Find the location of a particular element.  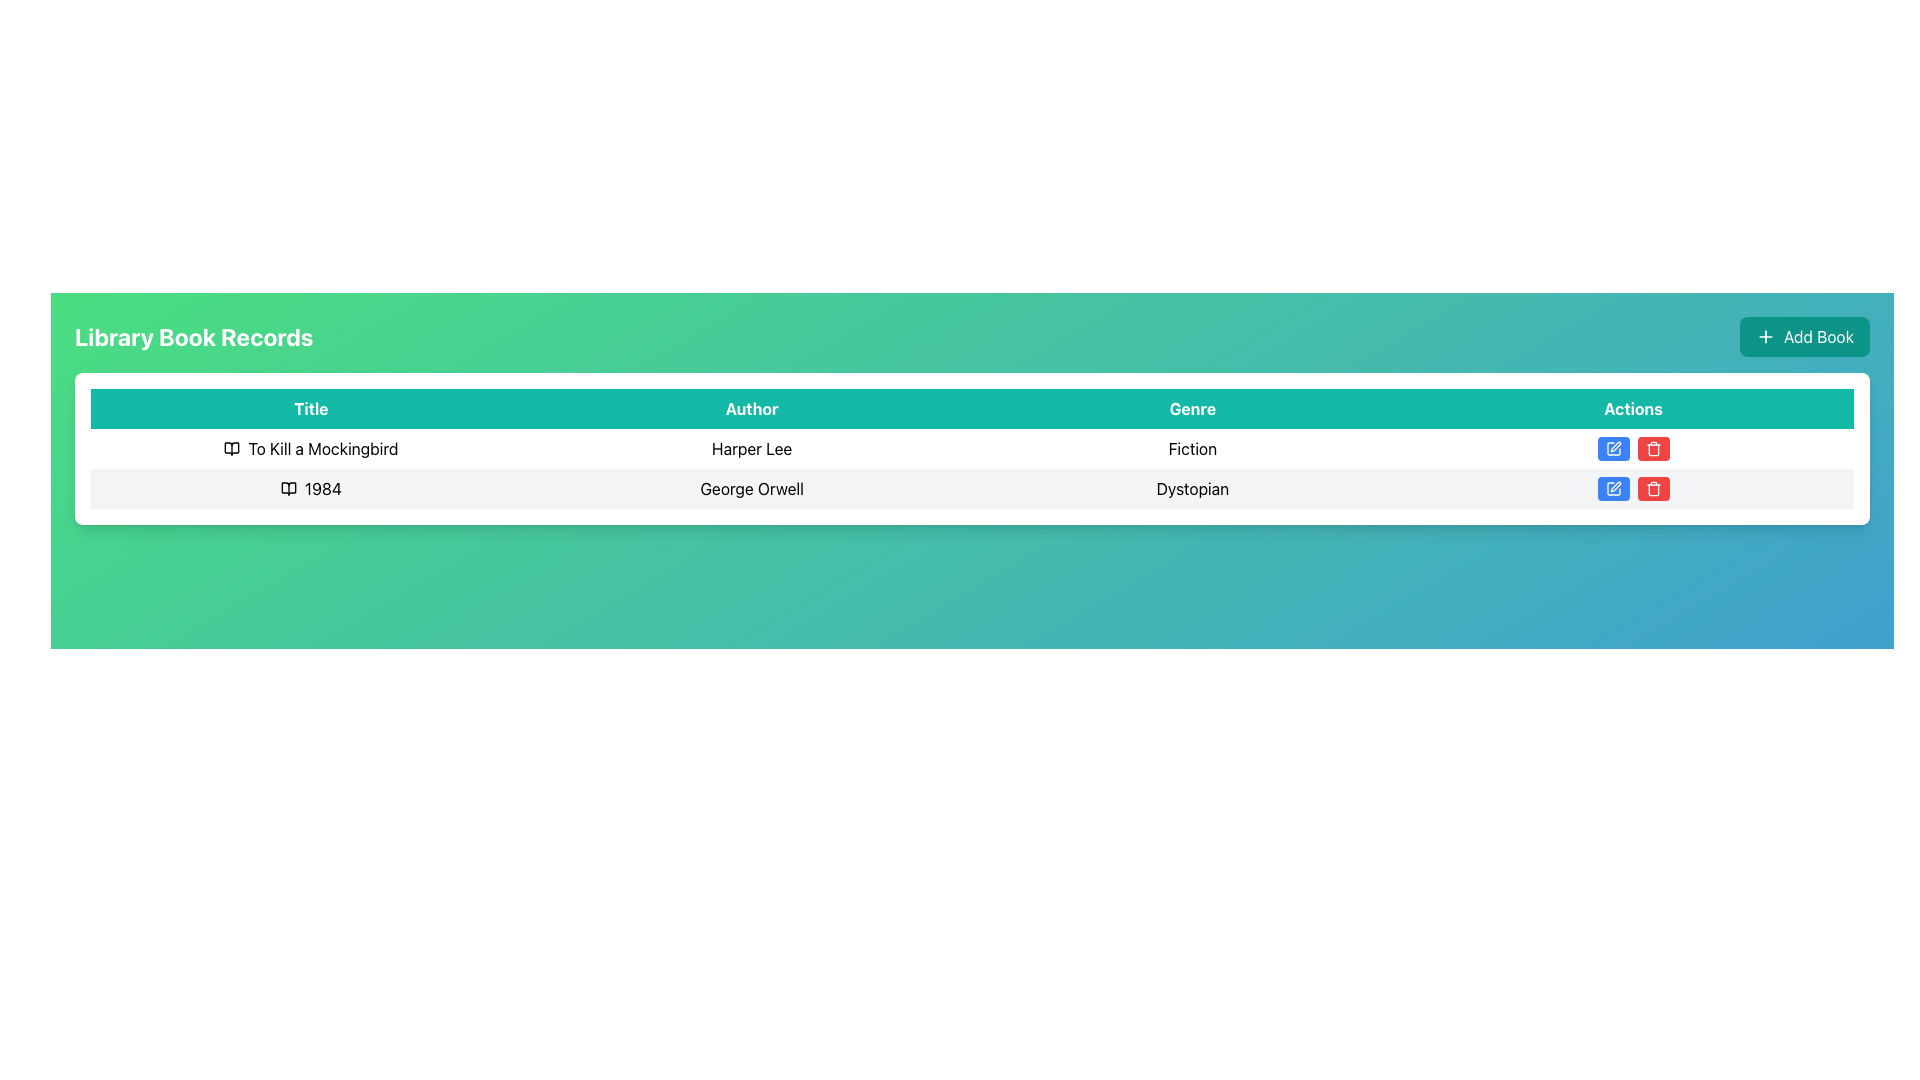

the title text element in the first row of the library records table is located at coordinates (310, 447).